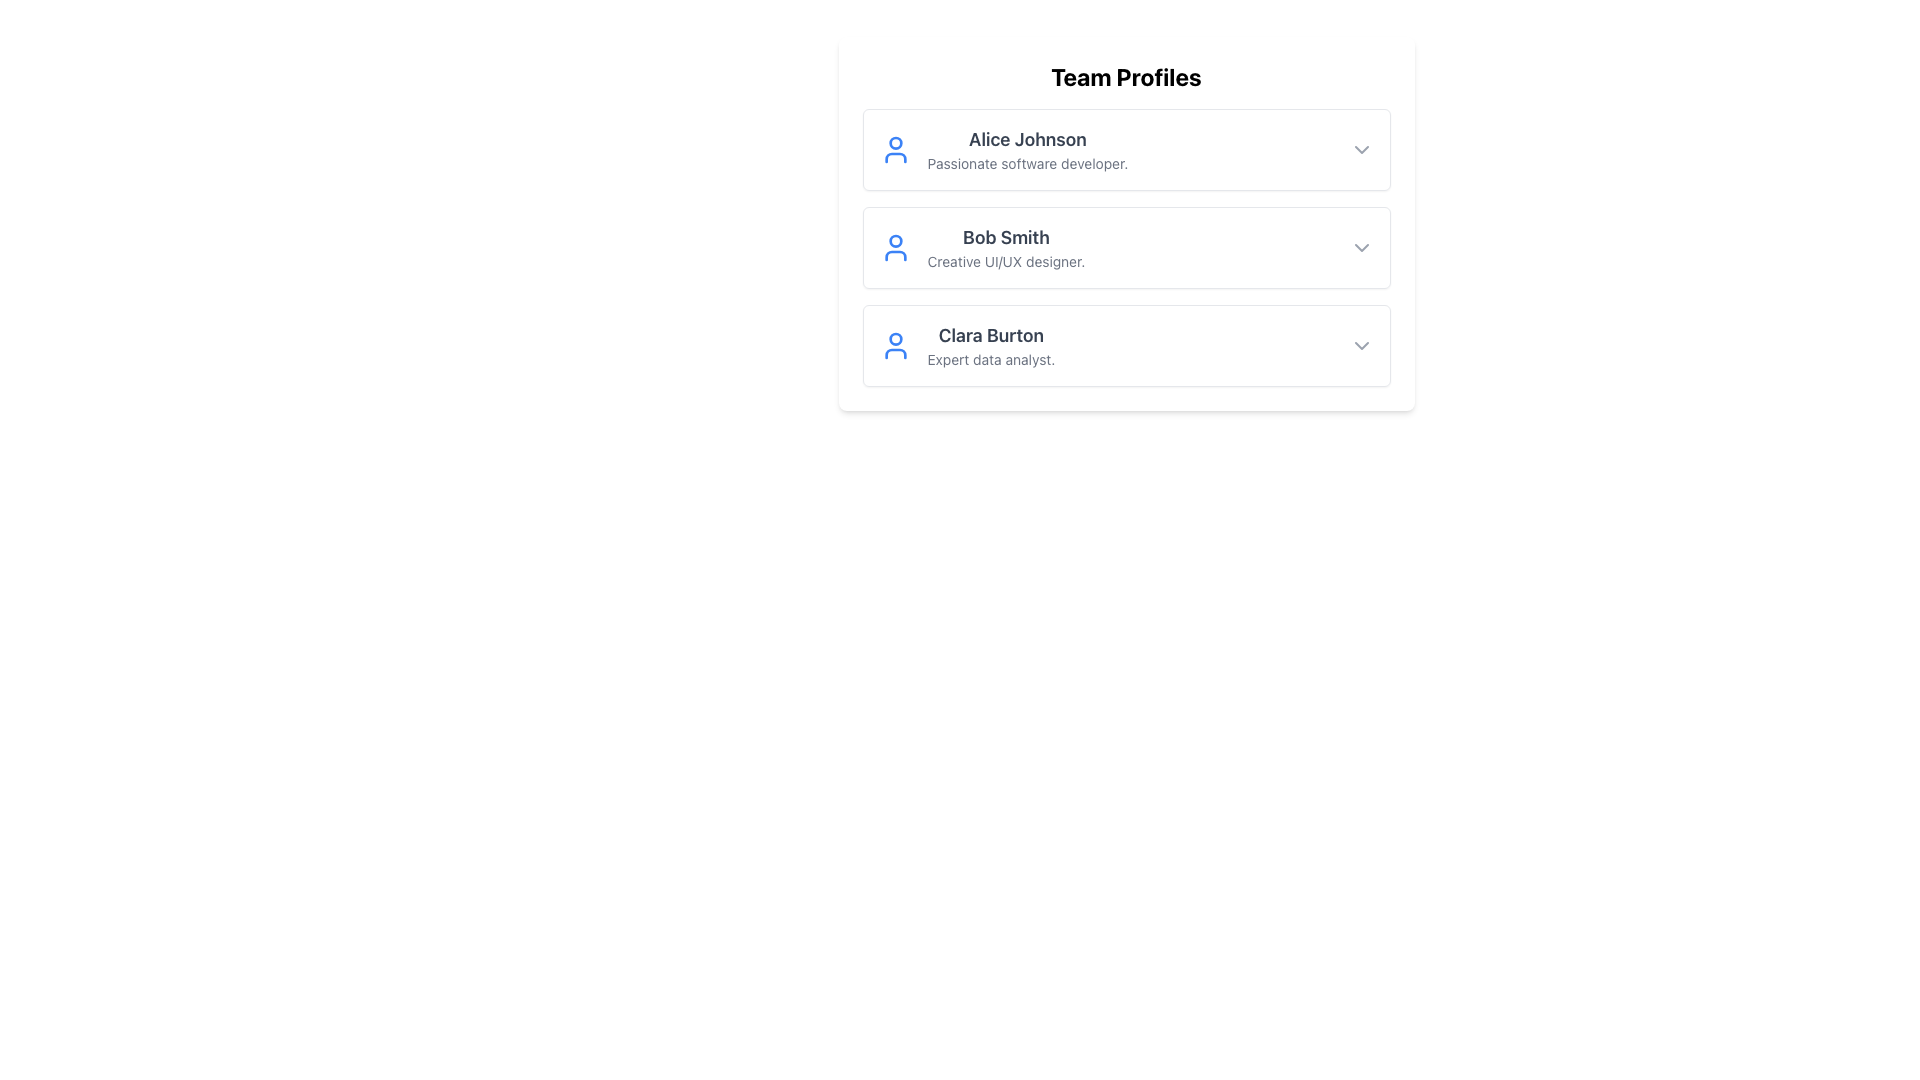  I want to click on the circular element in the user profile icon located in the 'Team Profiles' section, which is adjacent to 'Bob Smith's' name, so click(894, 240).